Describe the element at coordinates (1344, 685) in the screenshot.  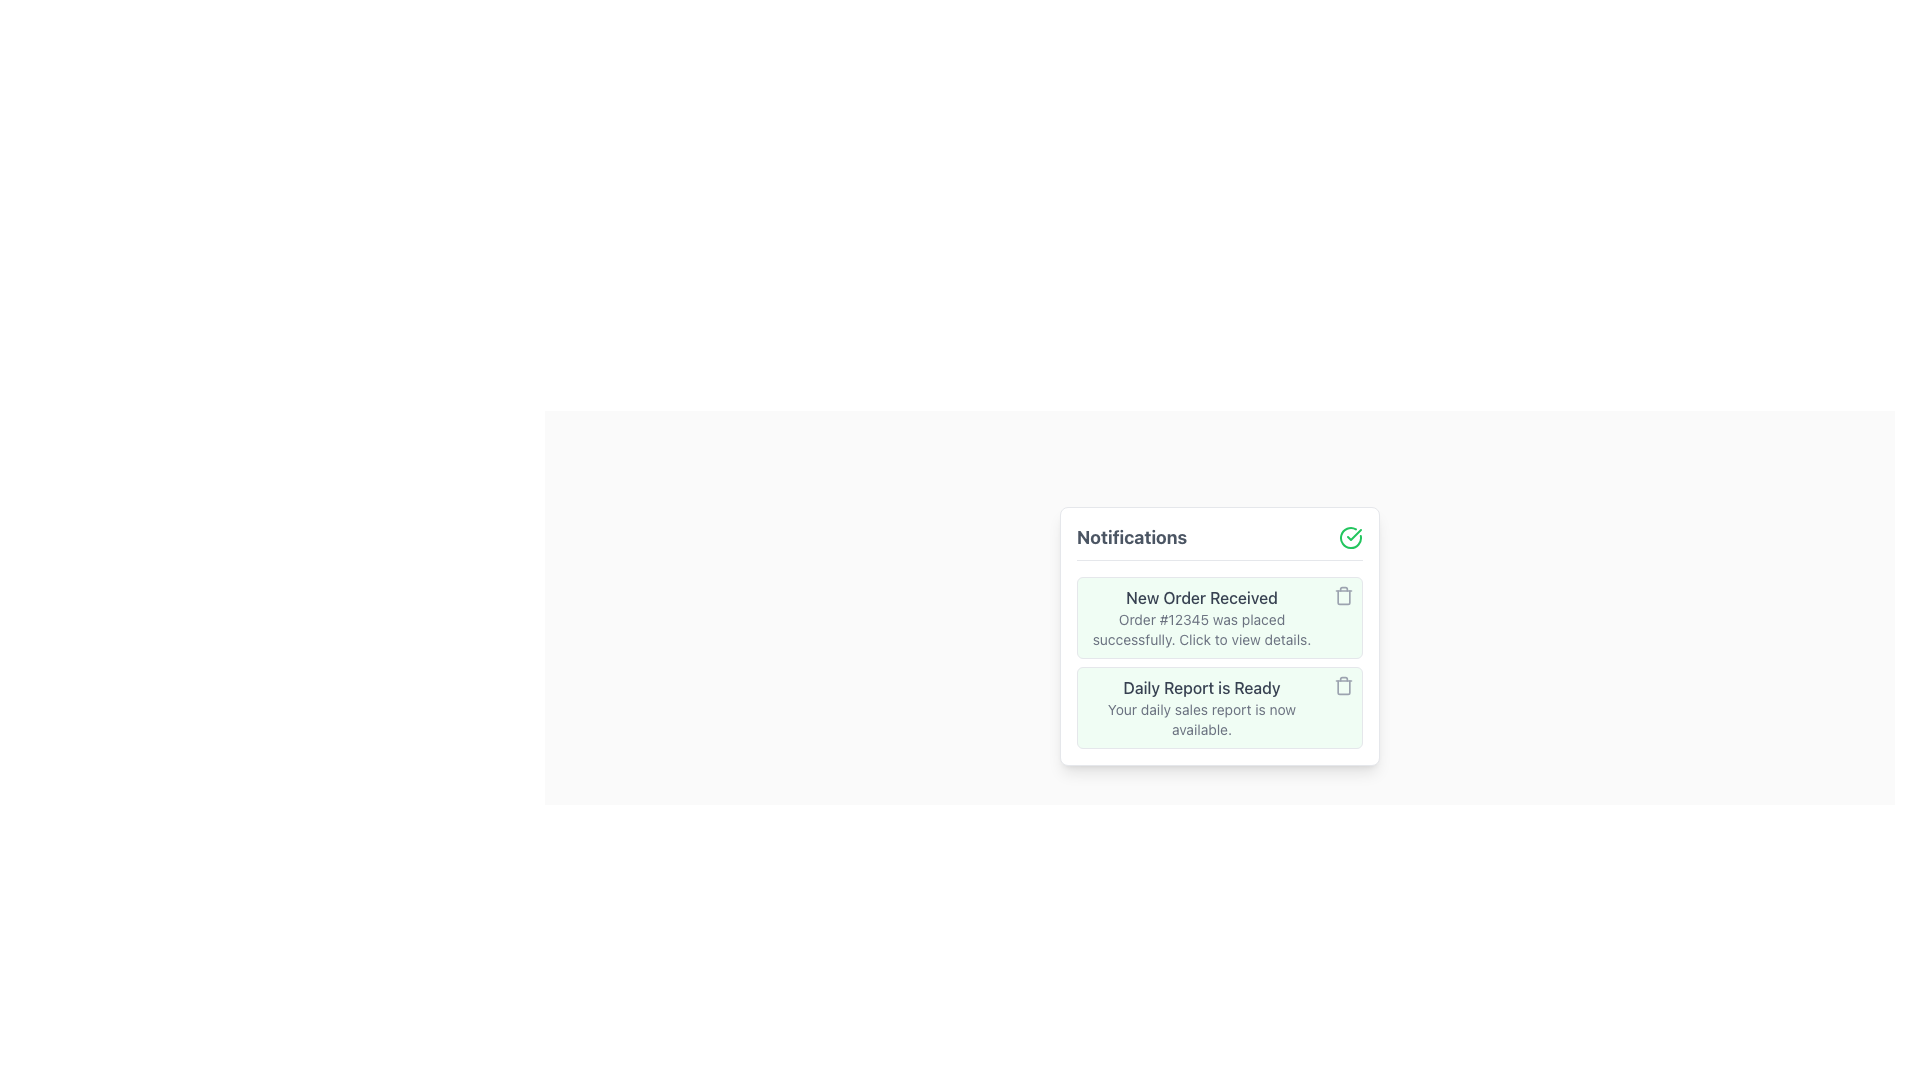
I see `the main body of the trash can icon, which is the second component within the SVG graphic` at that location.